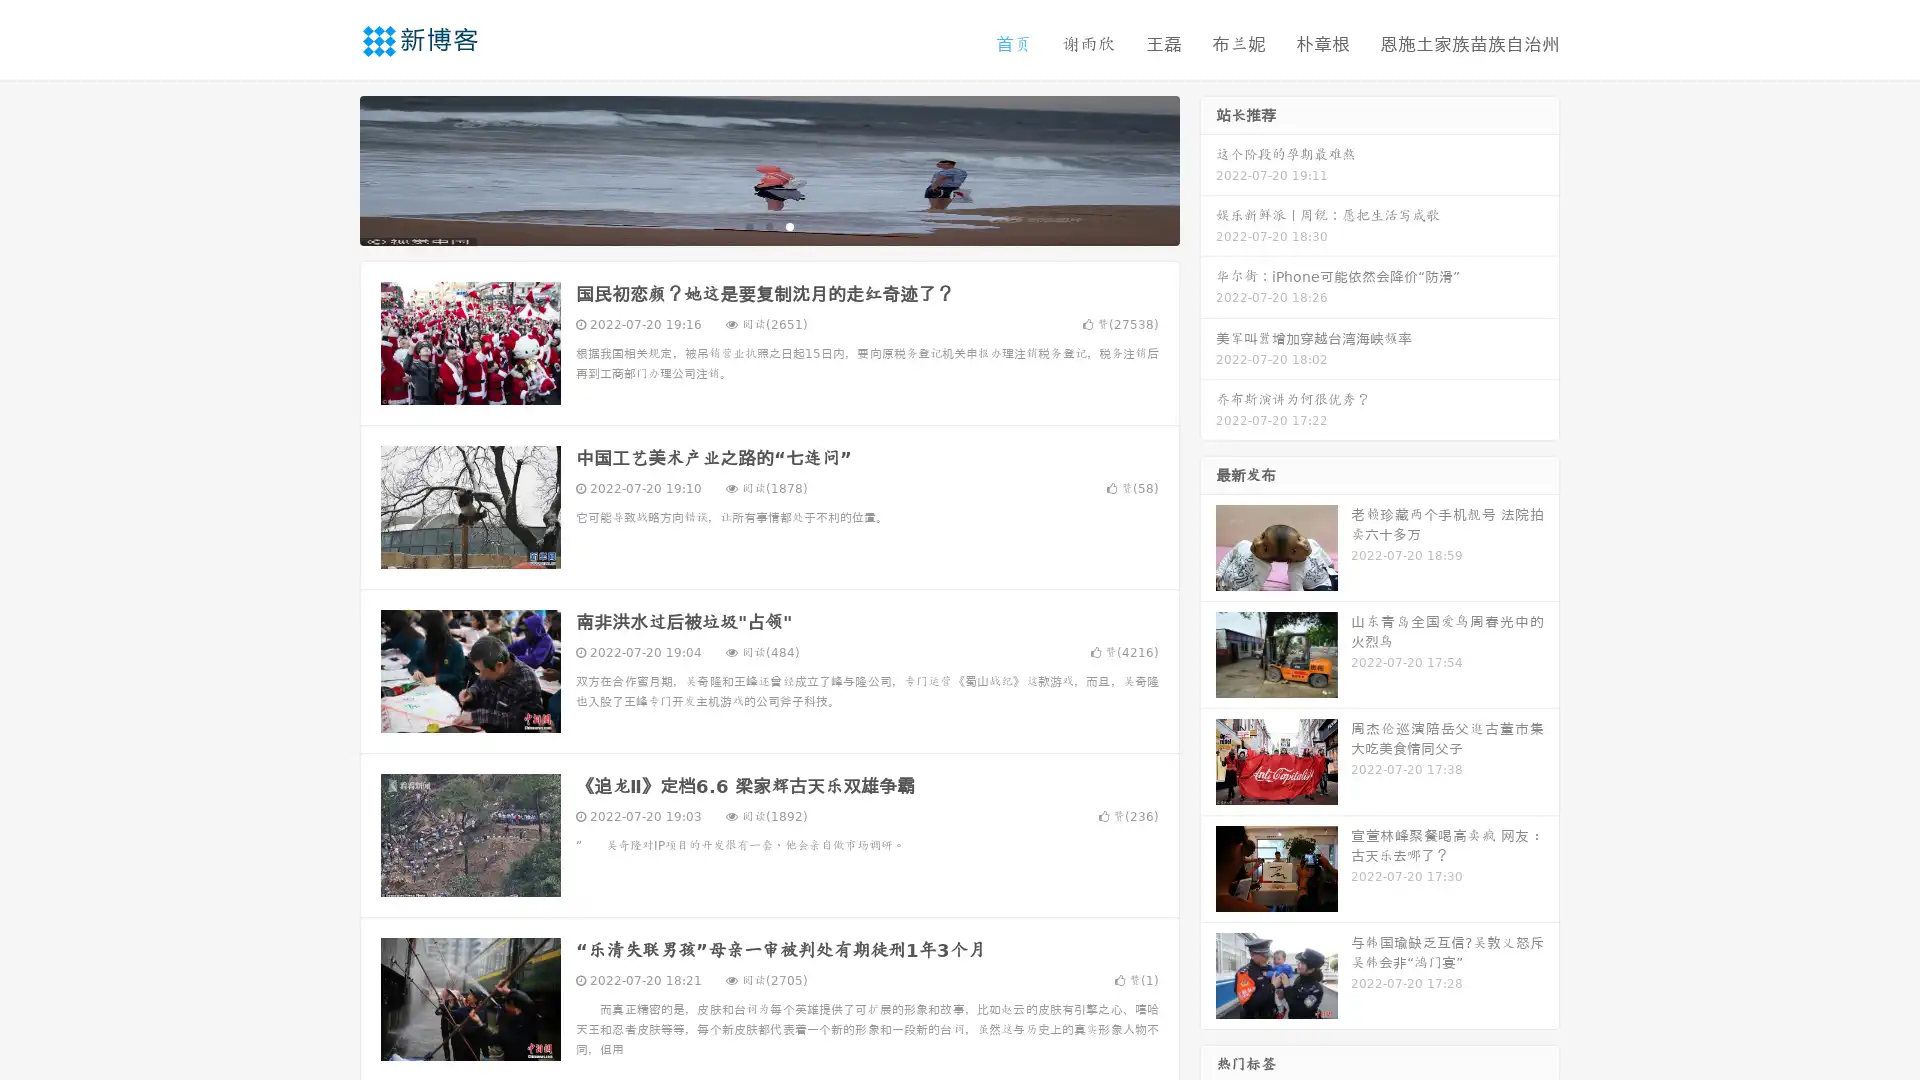 This screenshot has height=1080, width=1920. Describe the element at coordinates (748, 225) in the screenshot. I see `Go to slide 1` at that location.